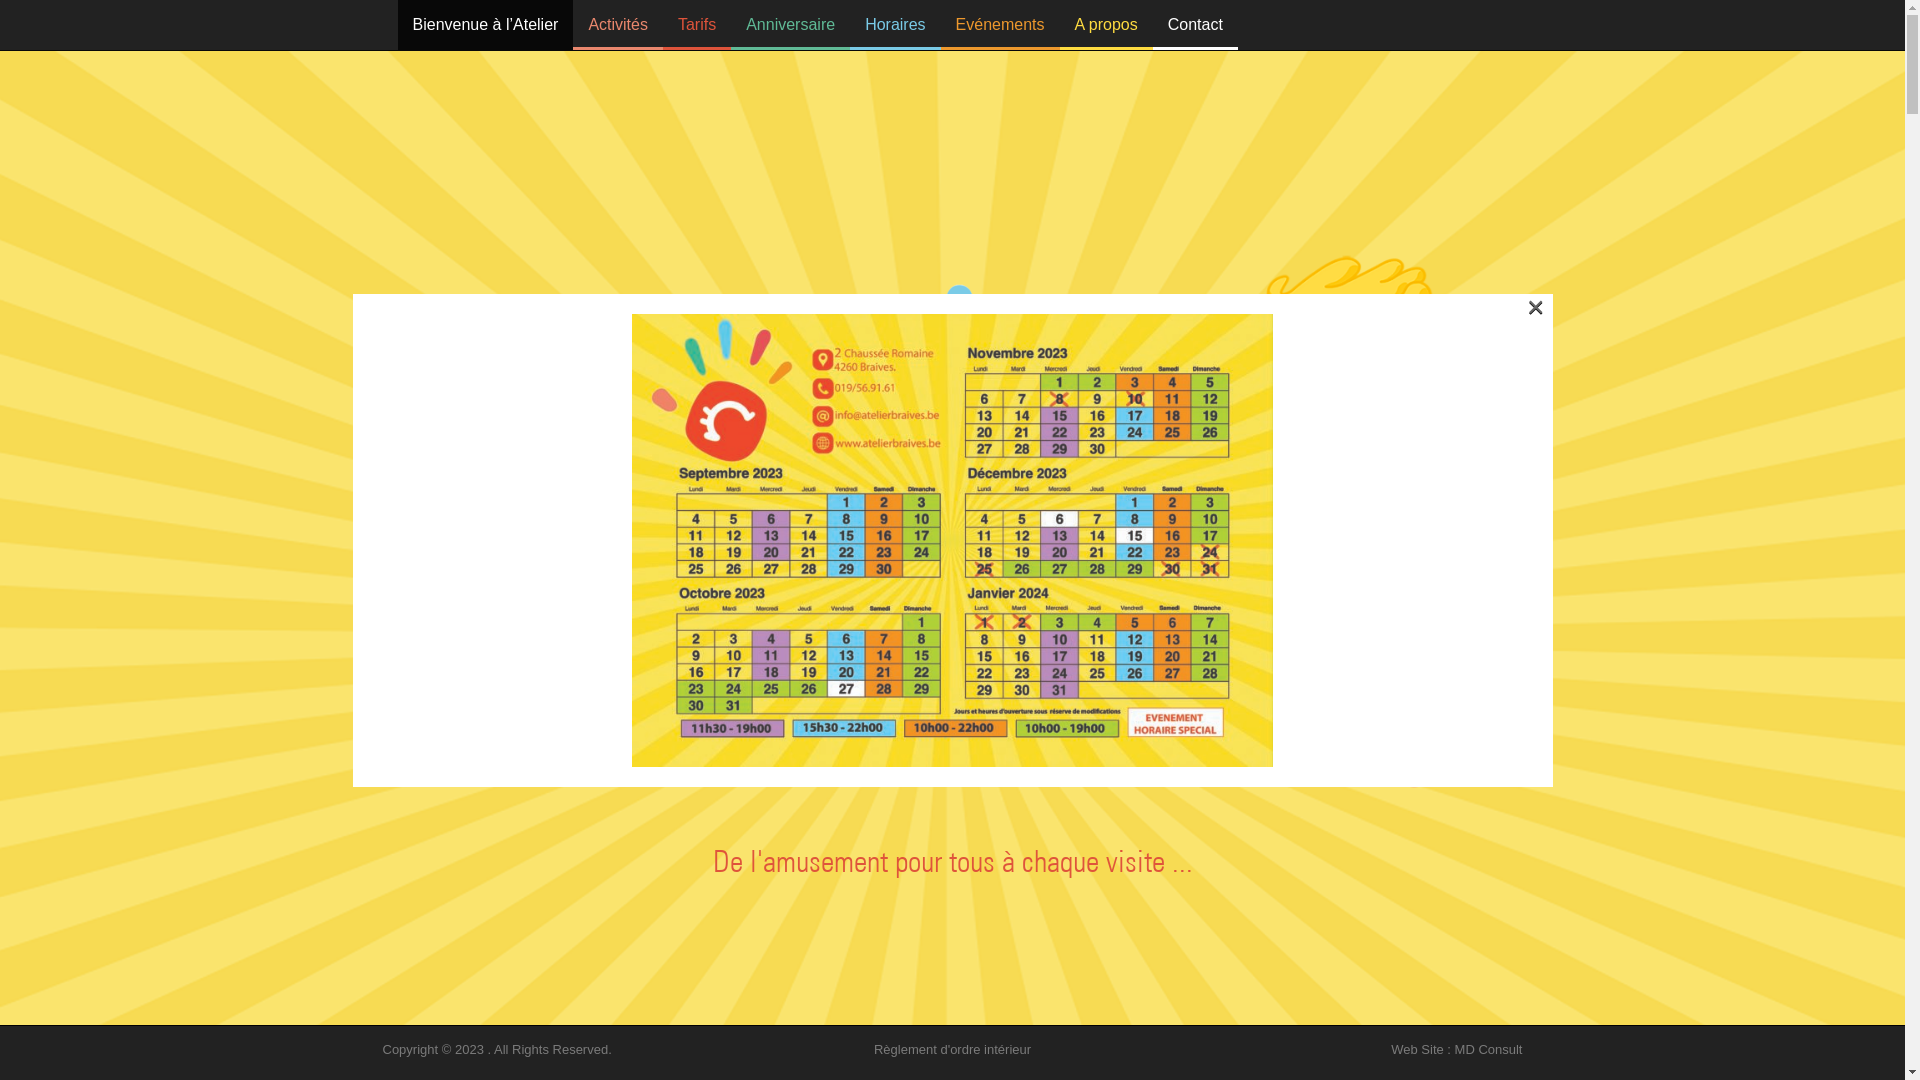 The image size is (1920, 1080). I want to click on 'A propos', so click(1059, 24).